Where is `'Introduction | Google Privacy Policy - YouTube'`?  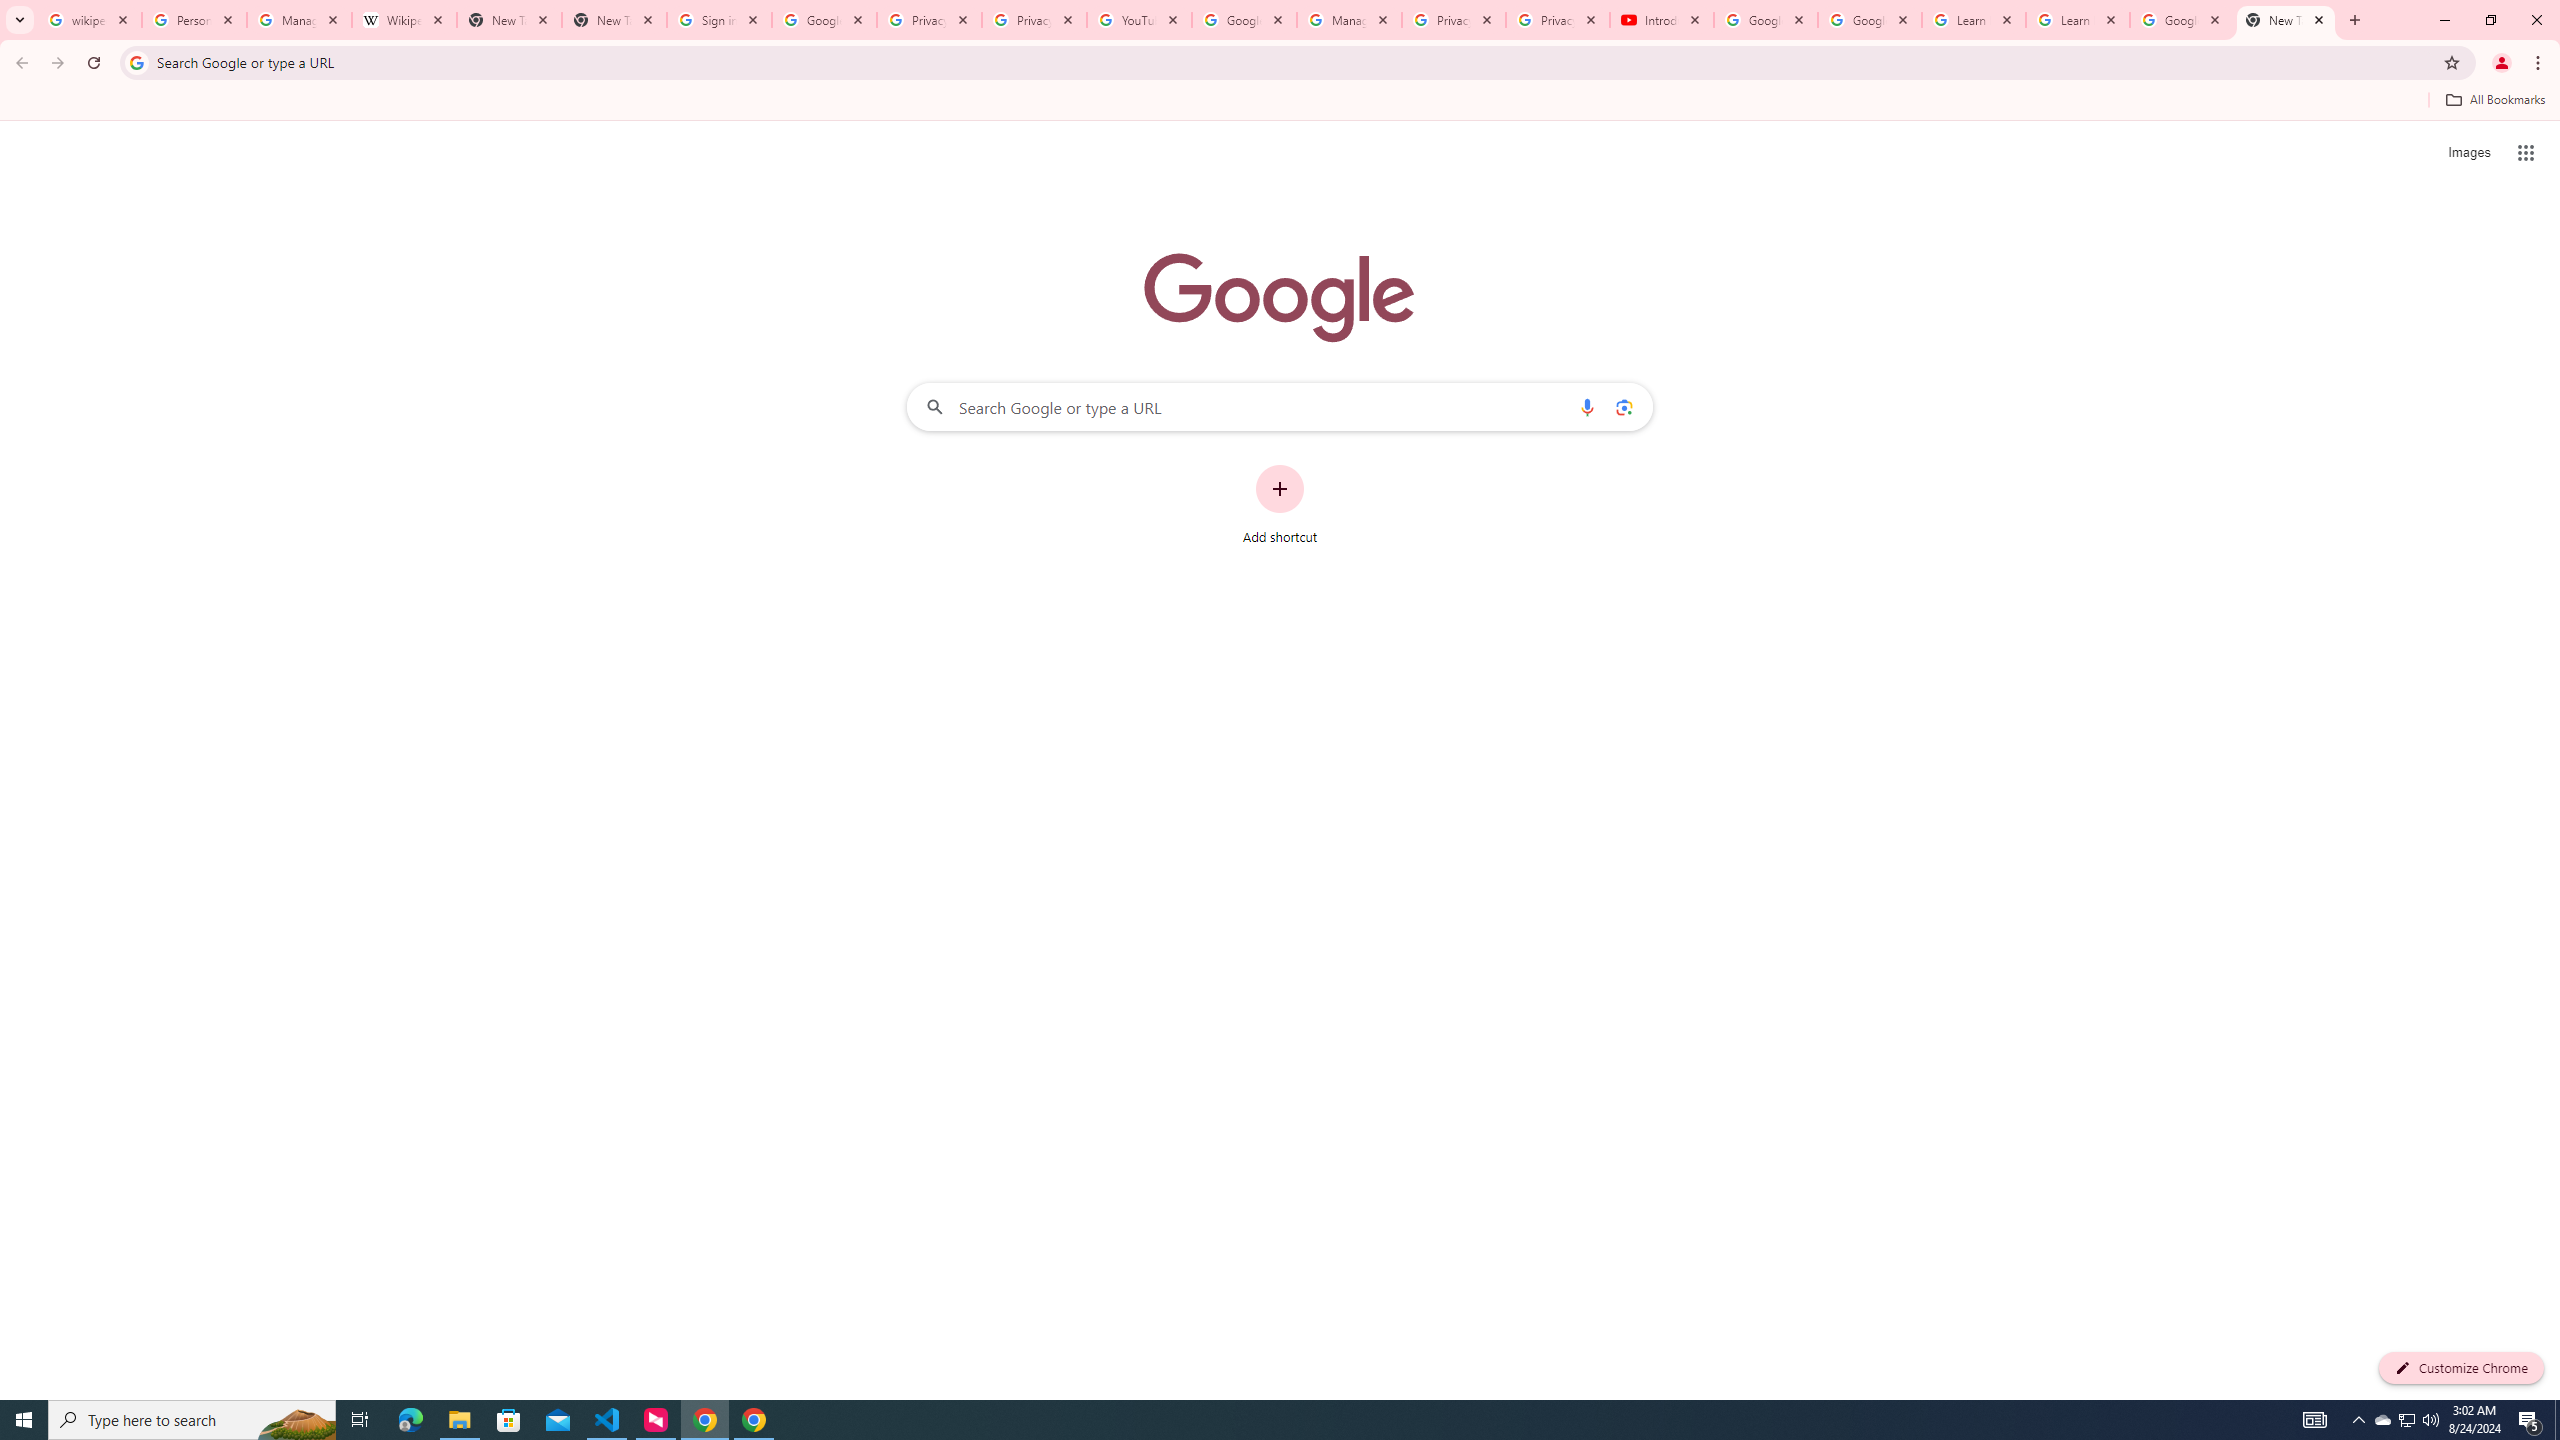 'Introduction | Google Privacy Policy - YouTube' is located at coordinates (1660, 19).